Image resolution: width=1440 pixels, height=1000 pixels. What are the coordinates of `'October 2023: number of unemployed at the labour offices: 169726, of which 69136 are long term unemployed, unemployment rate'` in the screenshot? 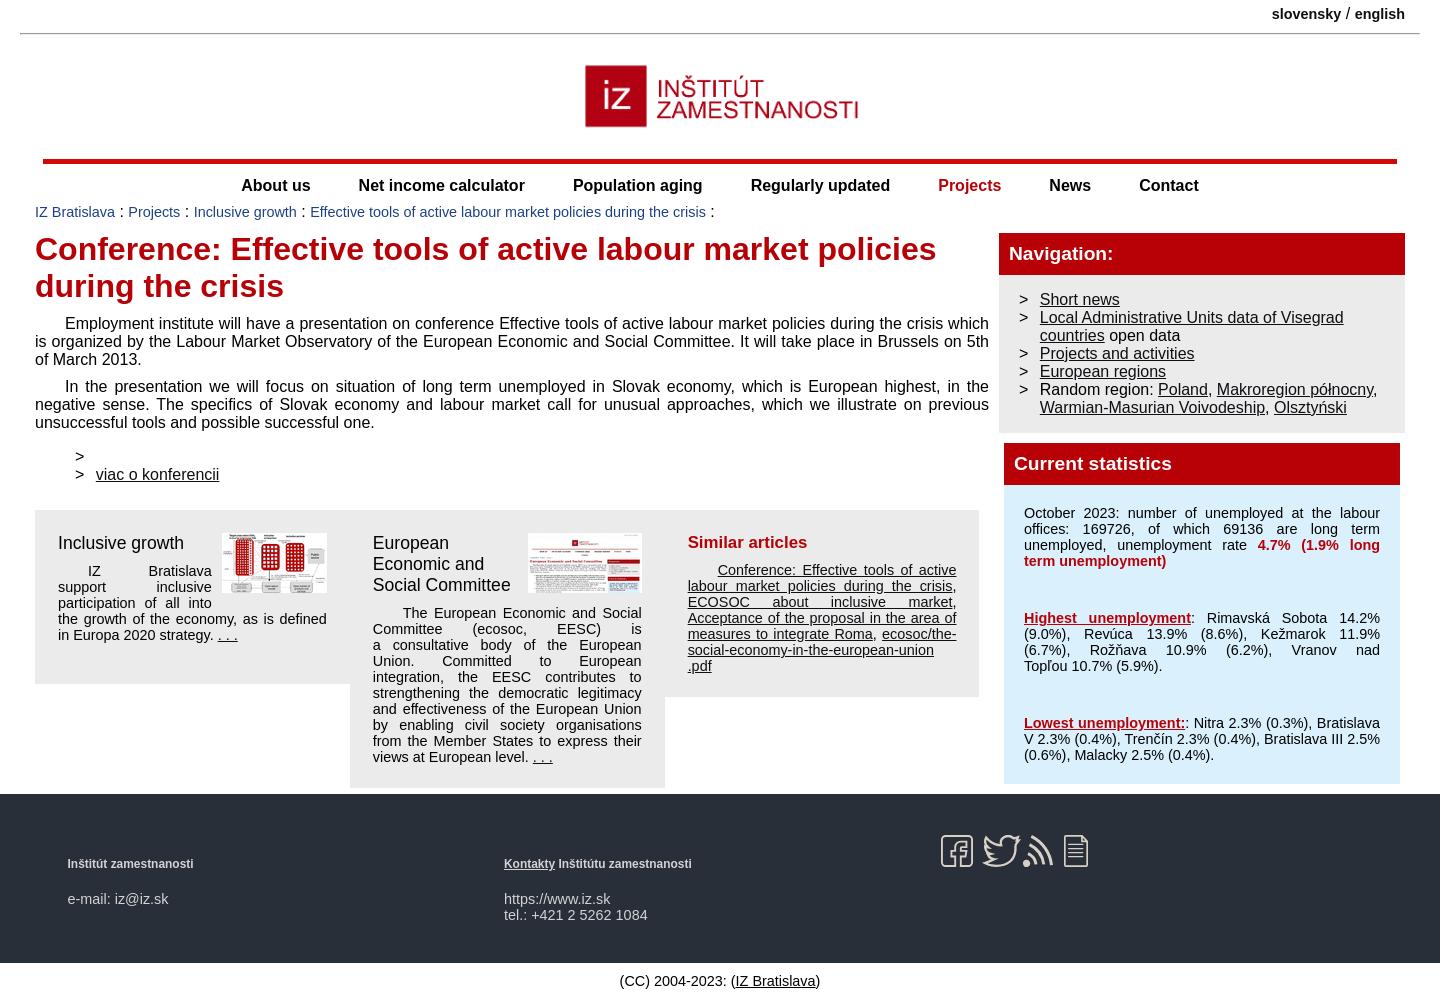 It's located at (1200, 528).